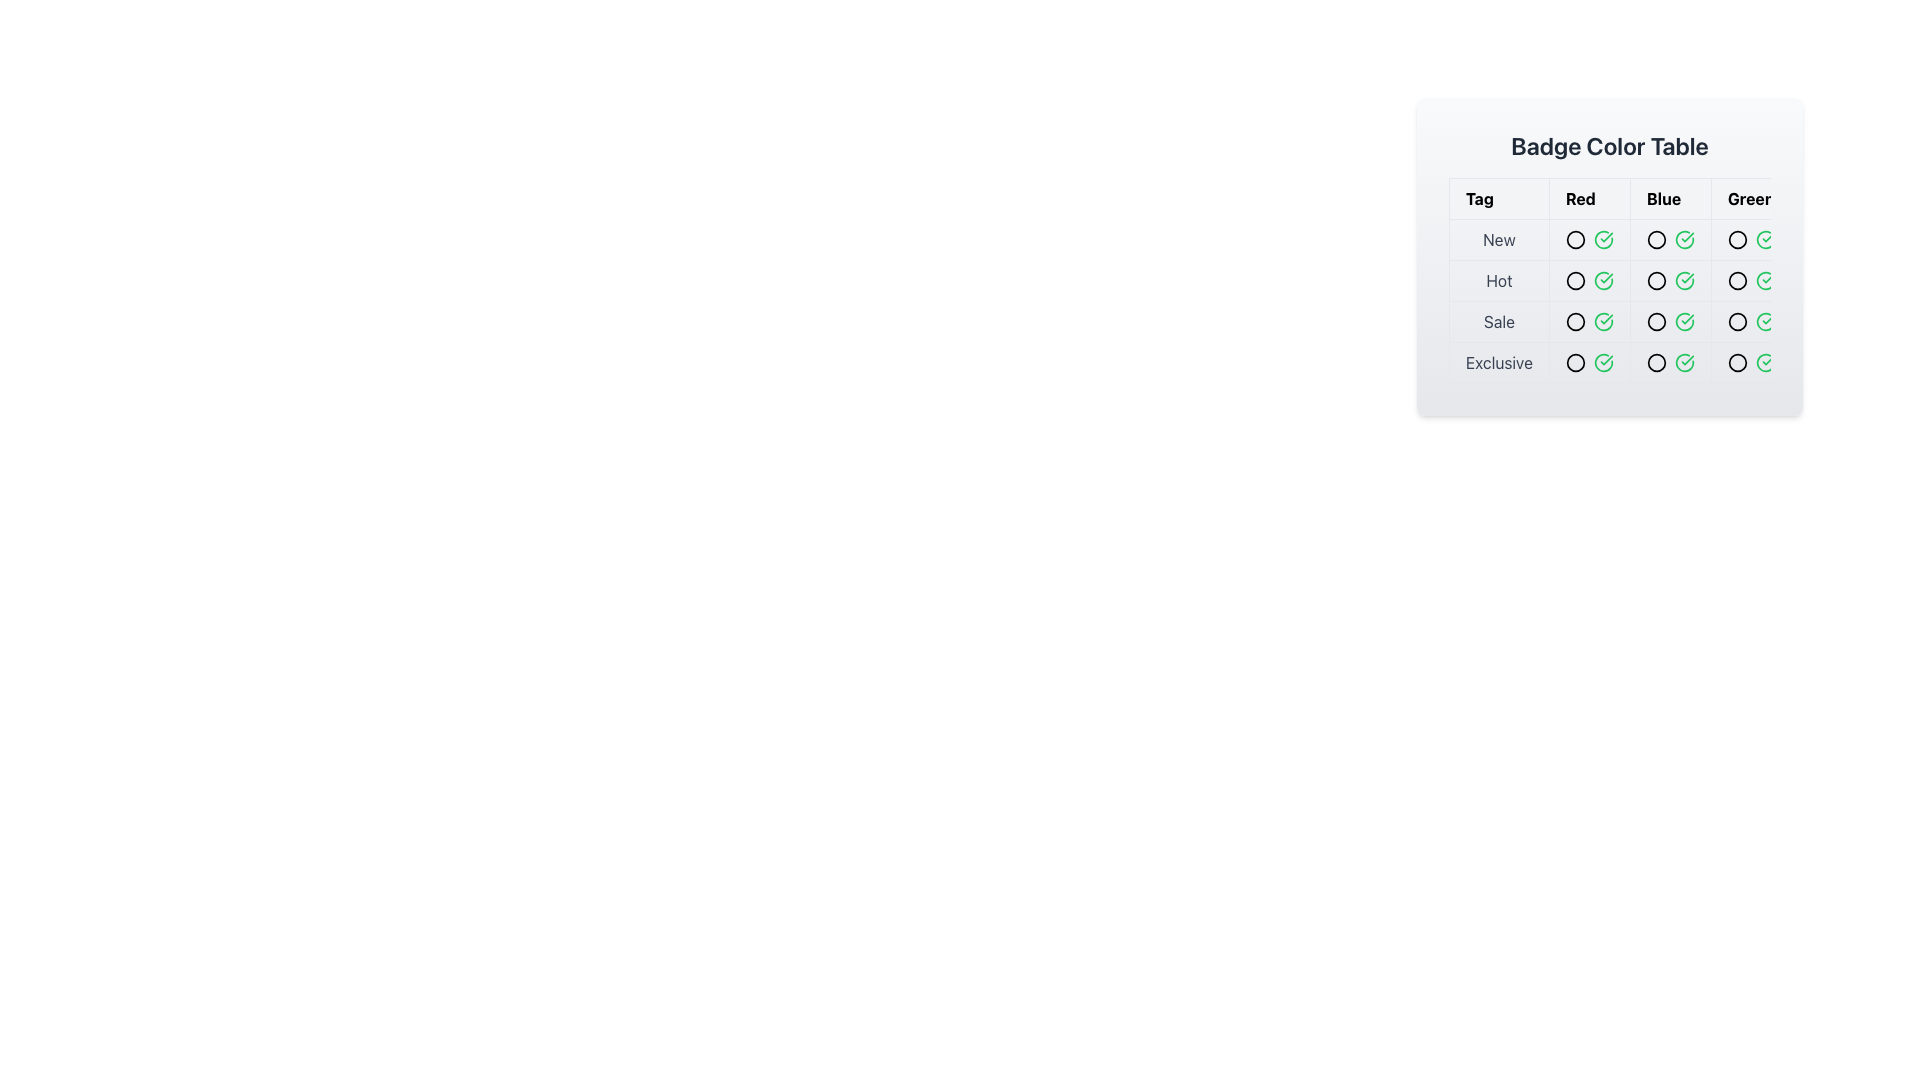  Describe the element at coordinates (1656, 238) in the screenshot. I see `the status indicator icon located in the 'Blue' column and 'New' row of the table layout` at that location.